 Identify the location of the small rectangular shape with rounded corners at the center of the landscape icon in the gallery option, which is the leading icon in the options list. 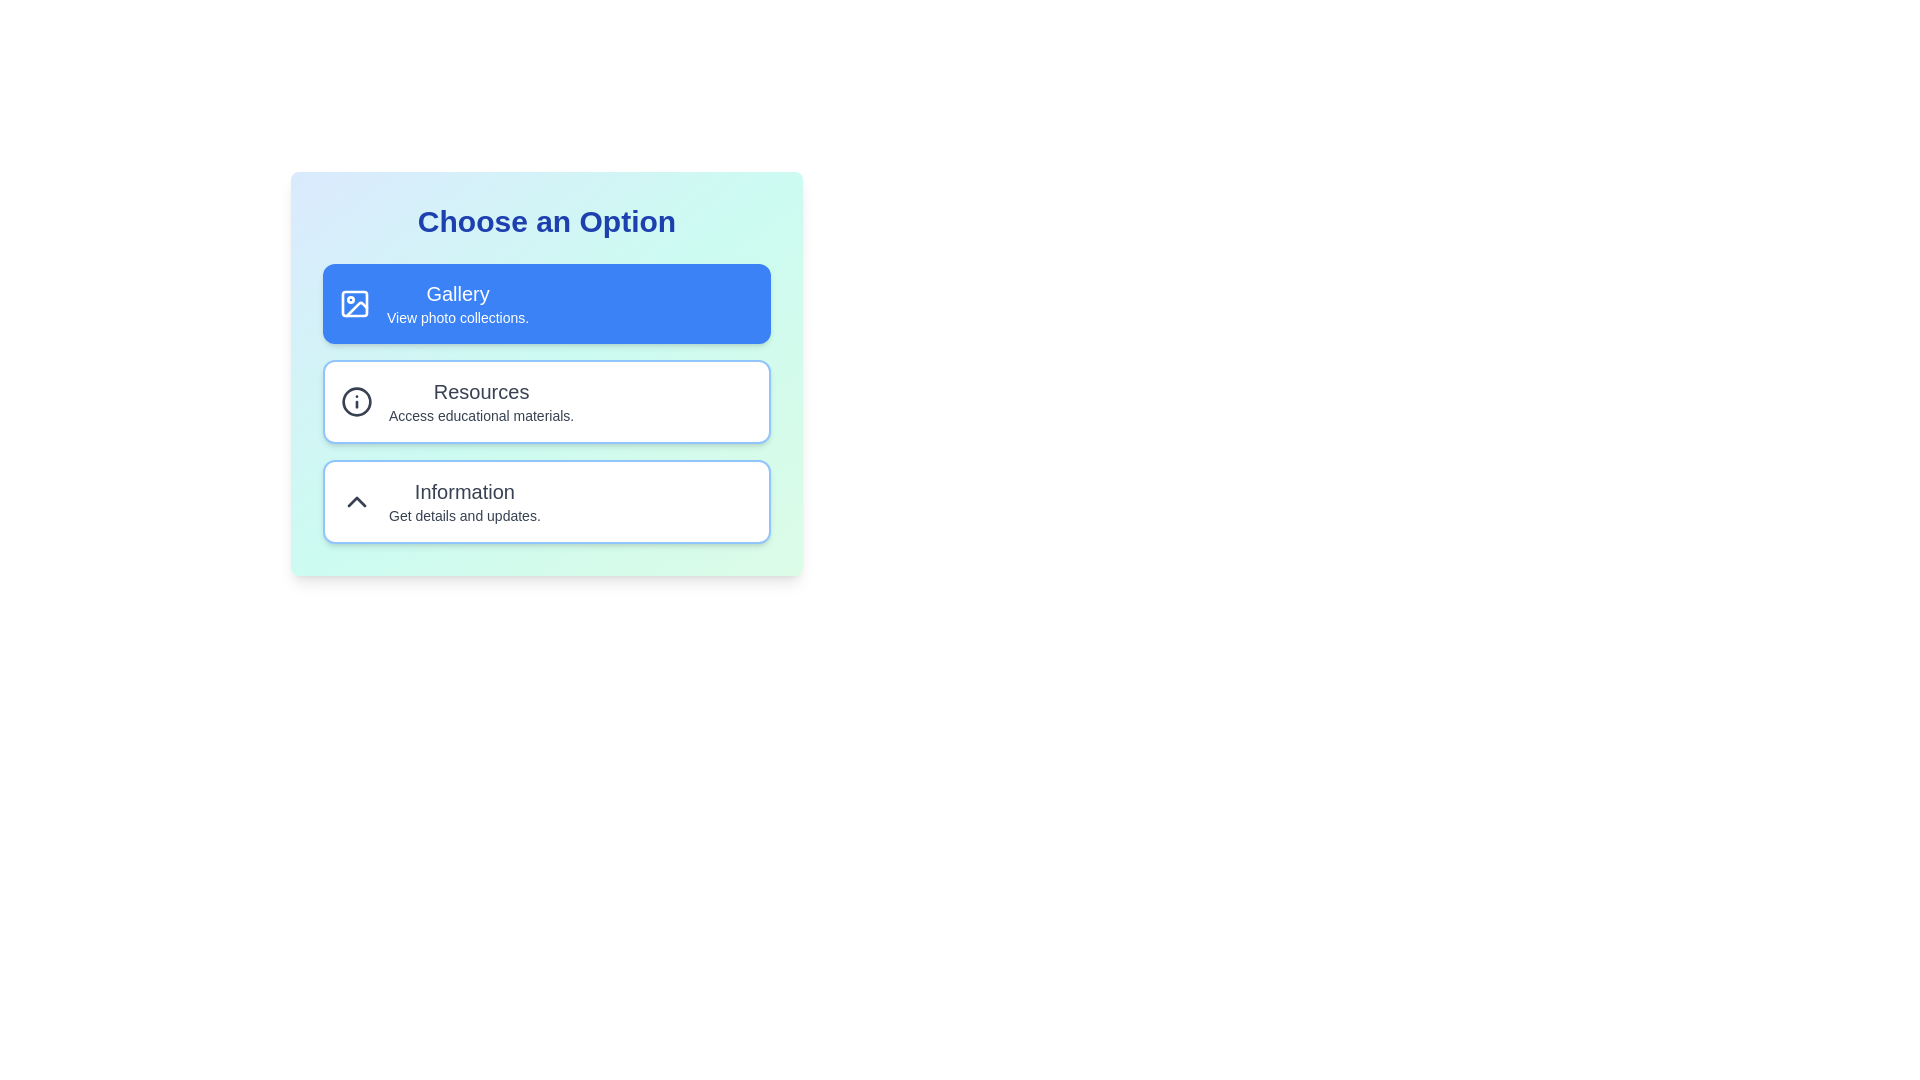
(355, 304).